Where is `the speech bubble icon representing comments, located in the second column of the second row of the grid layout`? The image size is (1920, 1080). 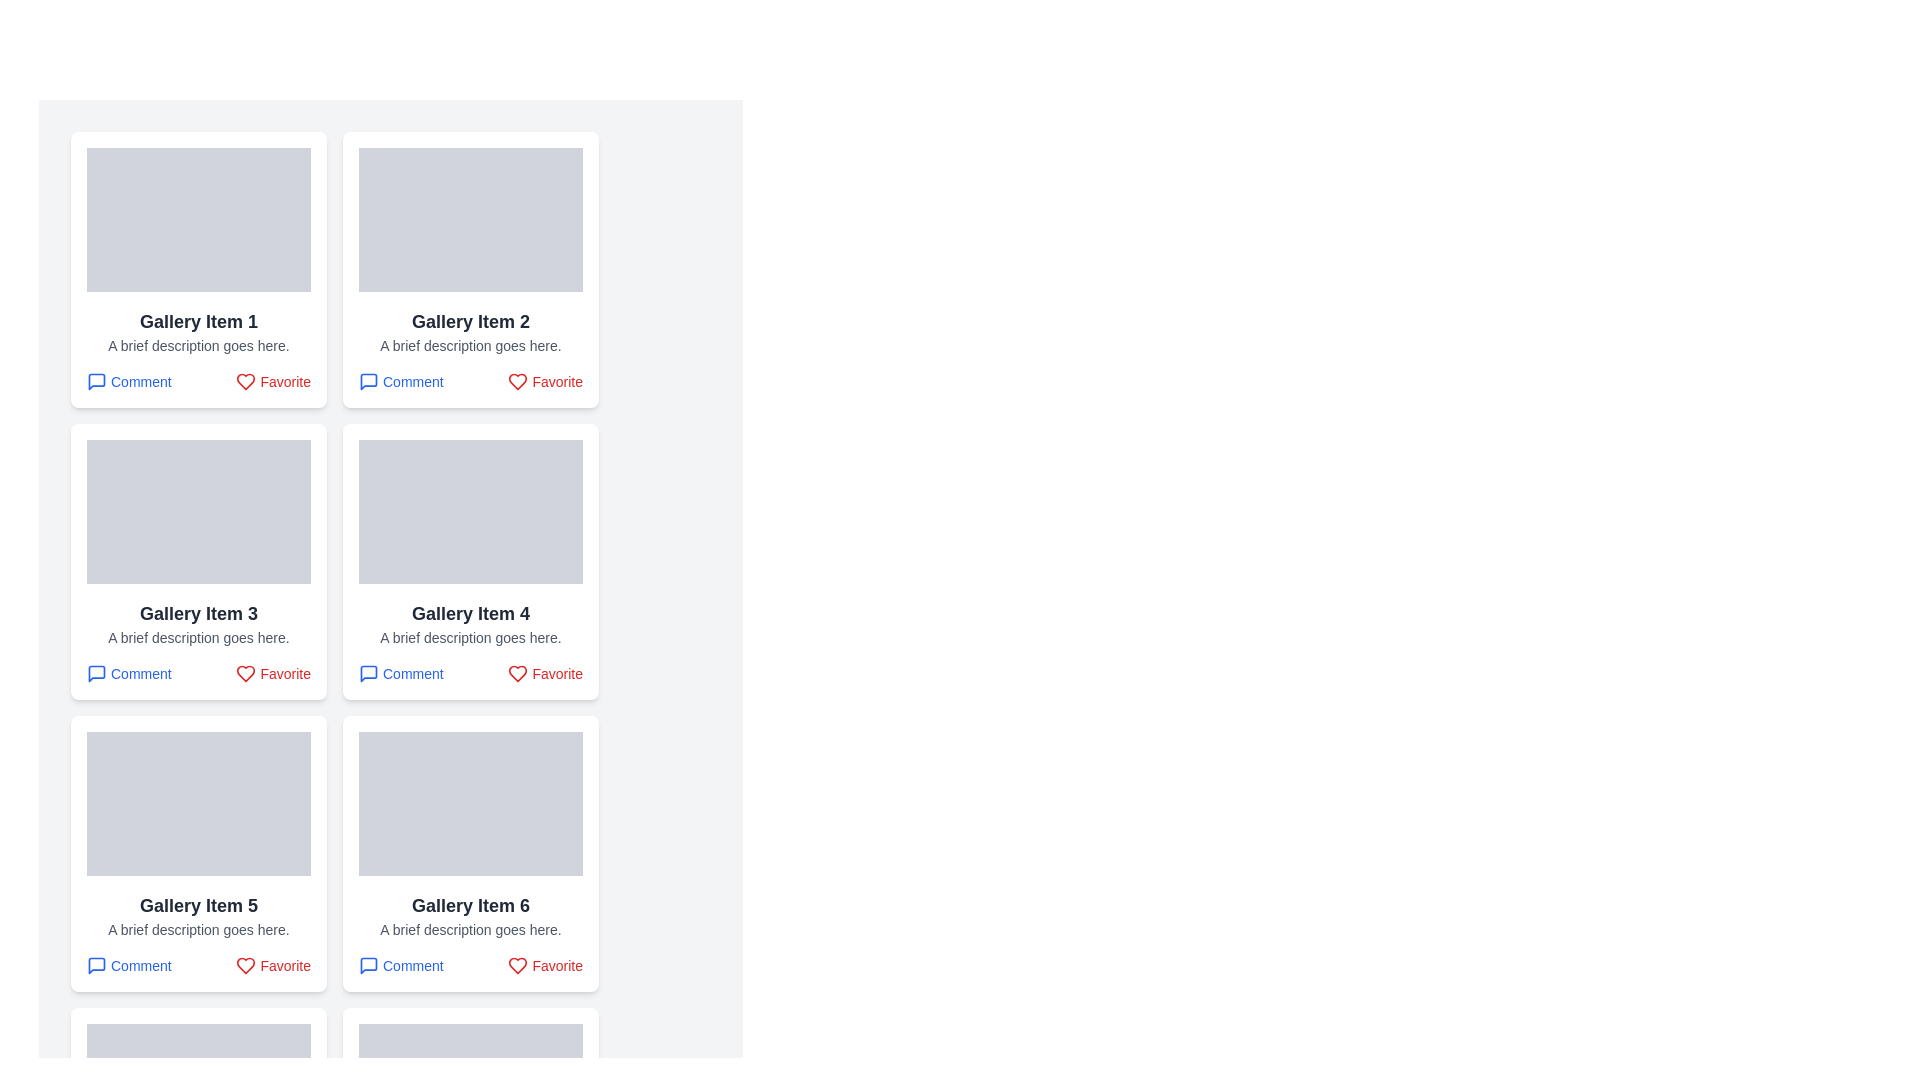
the speech bubble icon representing comments, located in the second column of the second row of the grid layout is located at coordinates (369, 674).